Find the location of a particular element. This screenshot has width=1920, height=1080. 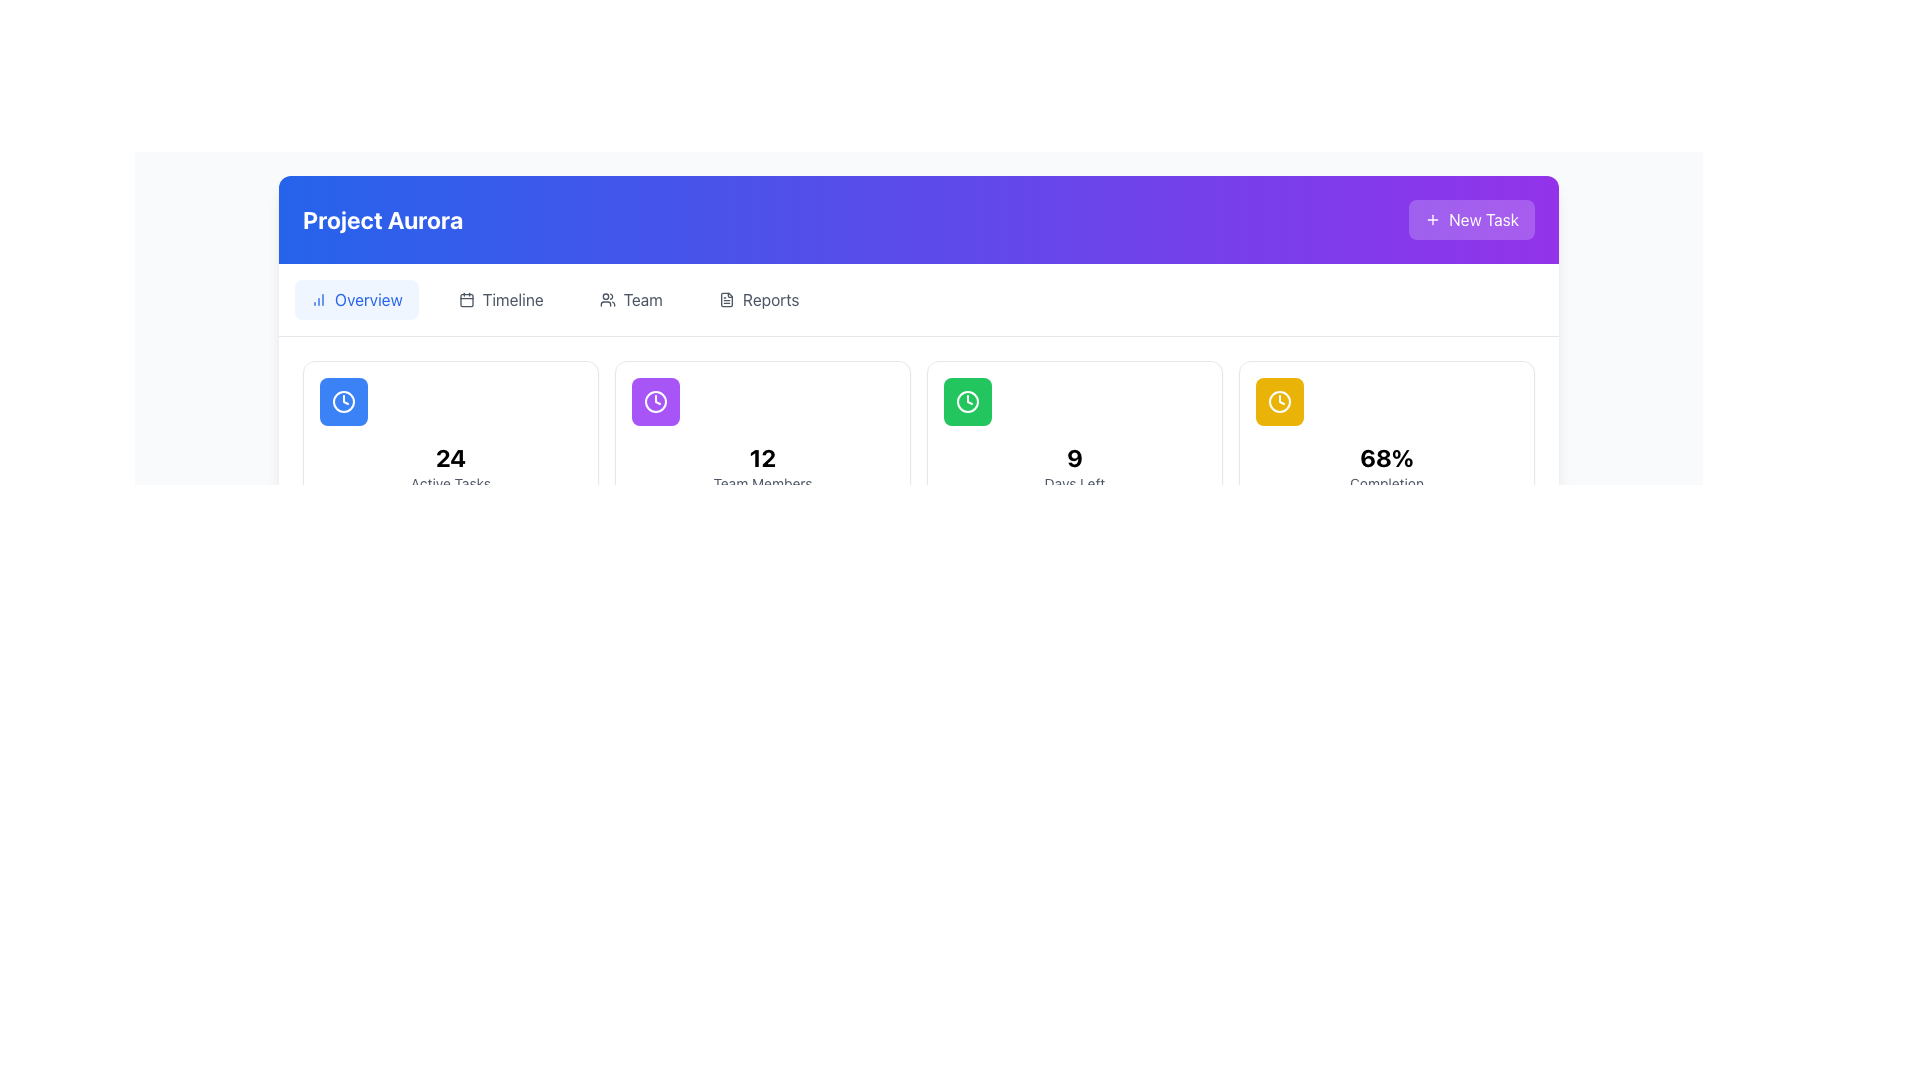

the clock icon, which is styled with a circular outline and two hands, located on a green rounded rectangular background in the third card of a dashboard interface is located at coordinates (968, 401).